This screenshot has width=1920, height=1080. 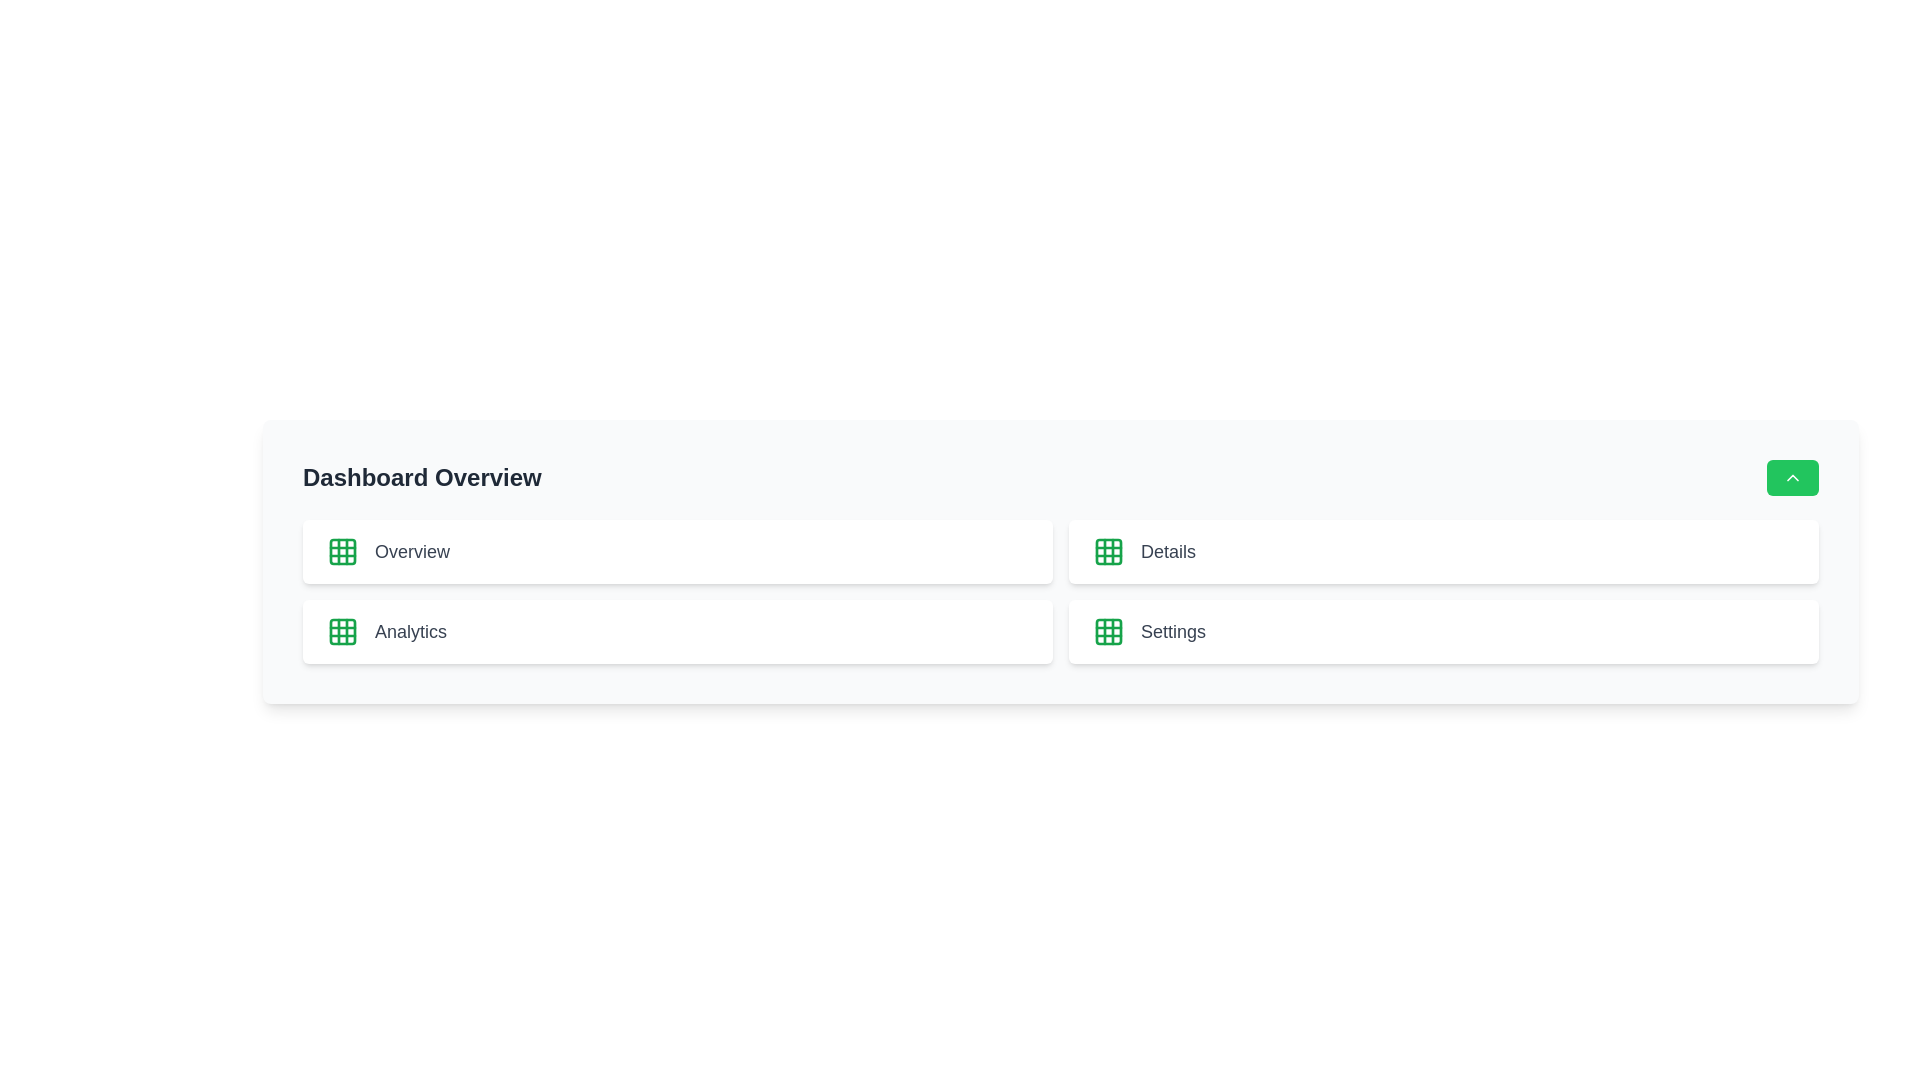 I want to click on the icon representing the grid or overview concept located in the top-left corner of the 'Overview' card, which aligns with the 'Overview' label, so click(x=342, y=551).